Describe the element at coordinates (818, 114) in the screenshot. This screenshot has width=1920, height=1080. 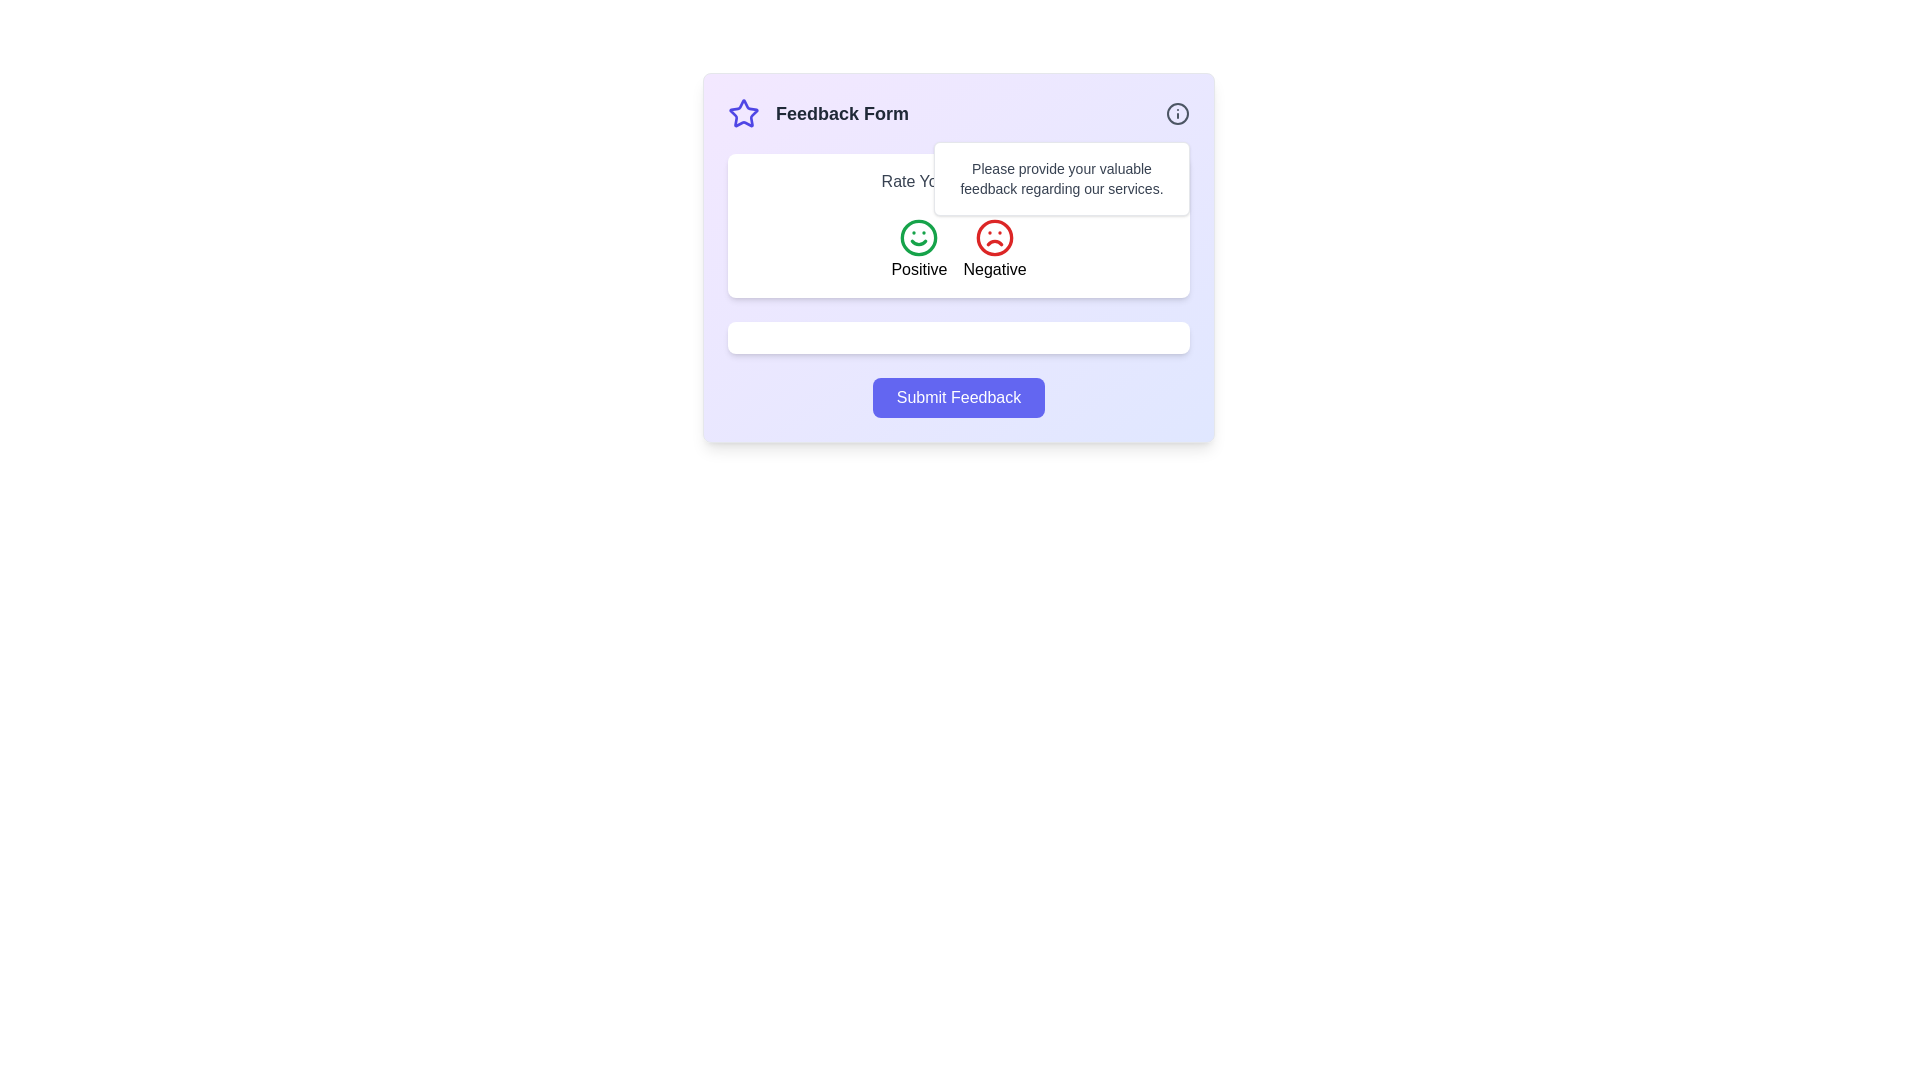
I see `the text label that serves as the title for the feedback form section, located at the top-left corner of the feedback dialog box, adjacent to the star icon` at that location.